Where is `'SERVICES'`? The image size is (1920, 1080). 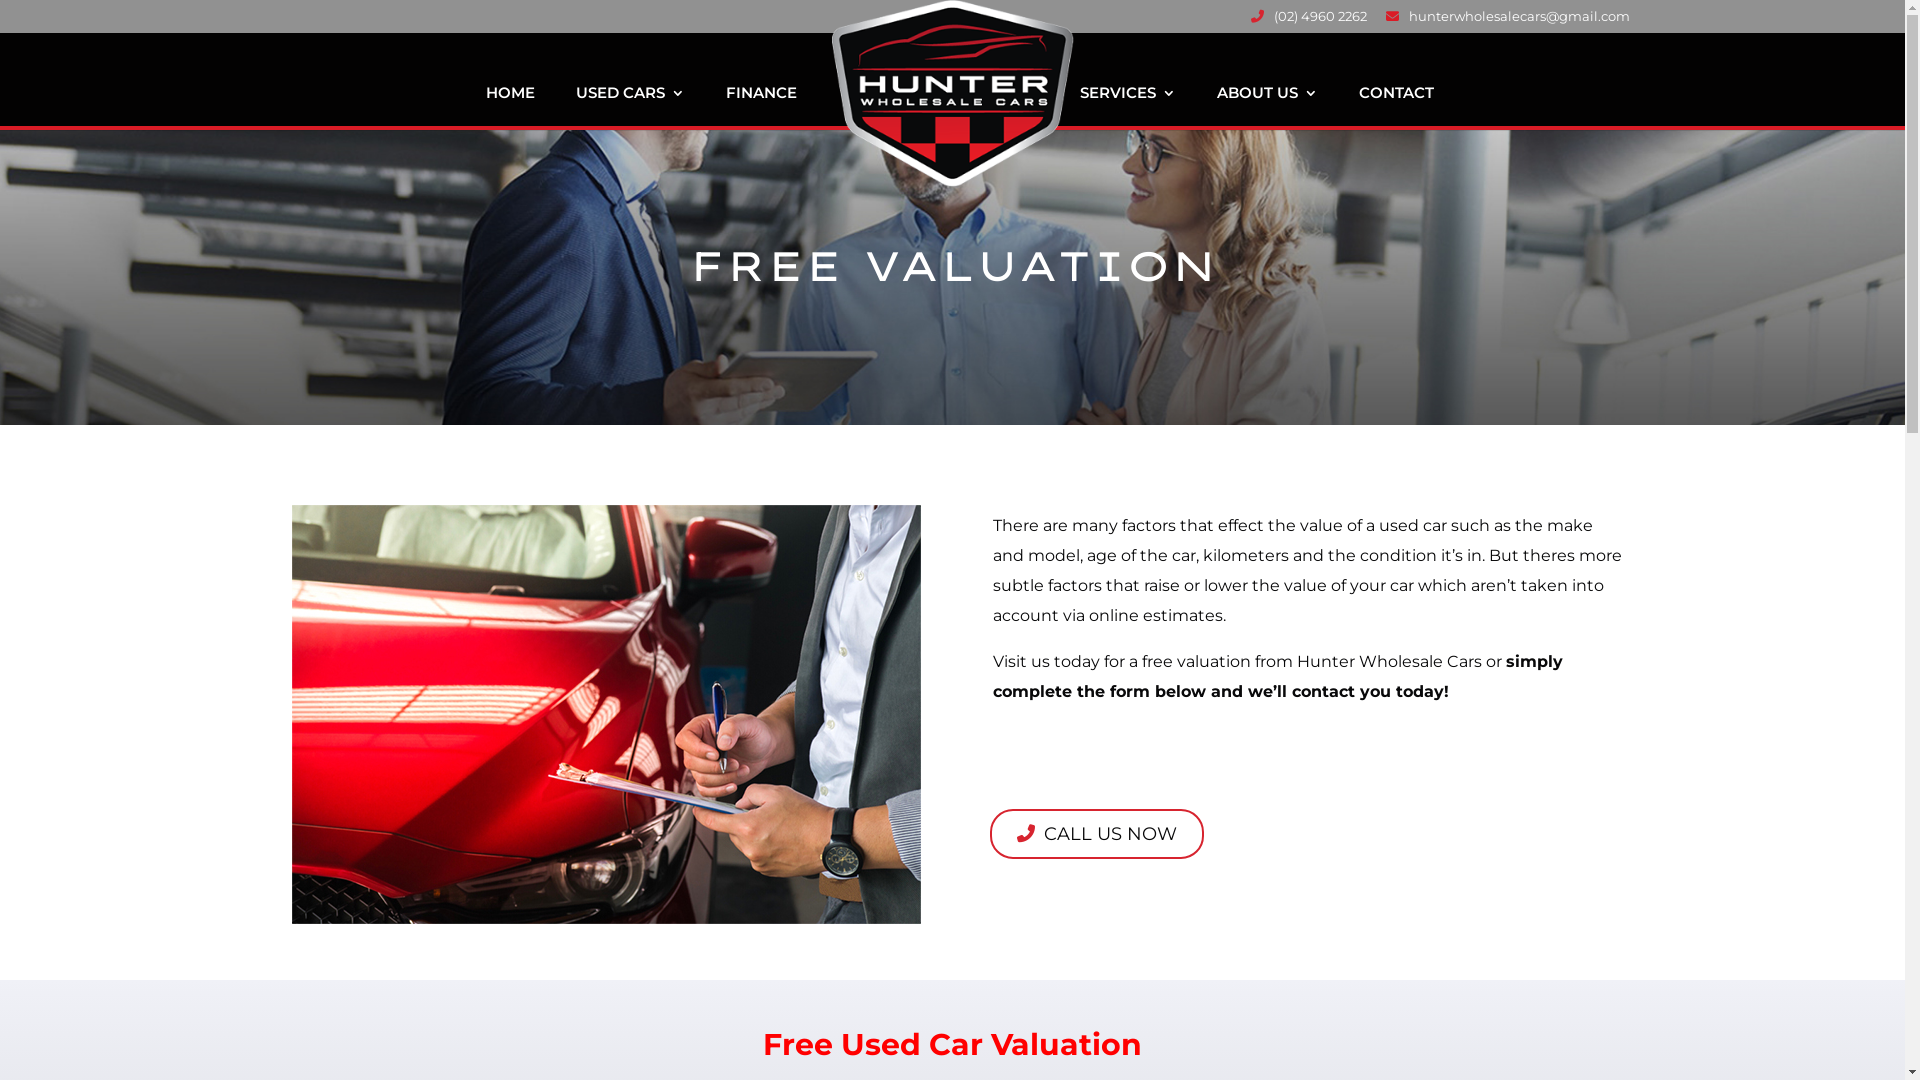
'SERVICES' is located at coordinates (1128, 108).